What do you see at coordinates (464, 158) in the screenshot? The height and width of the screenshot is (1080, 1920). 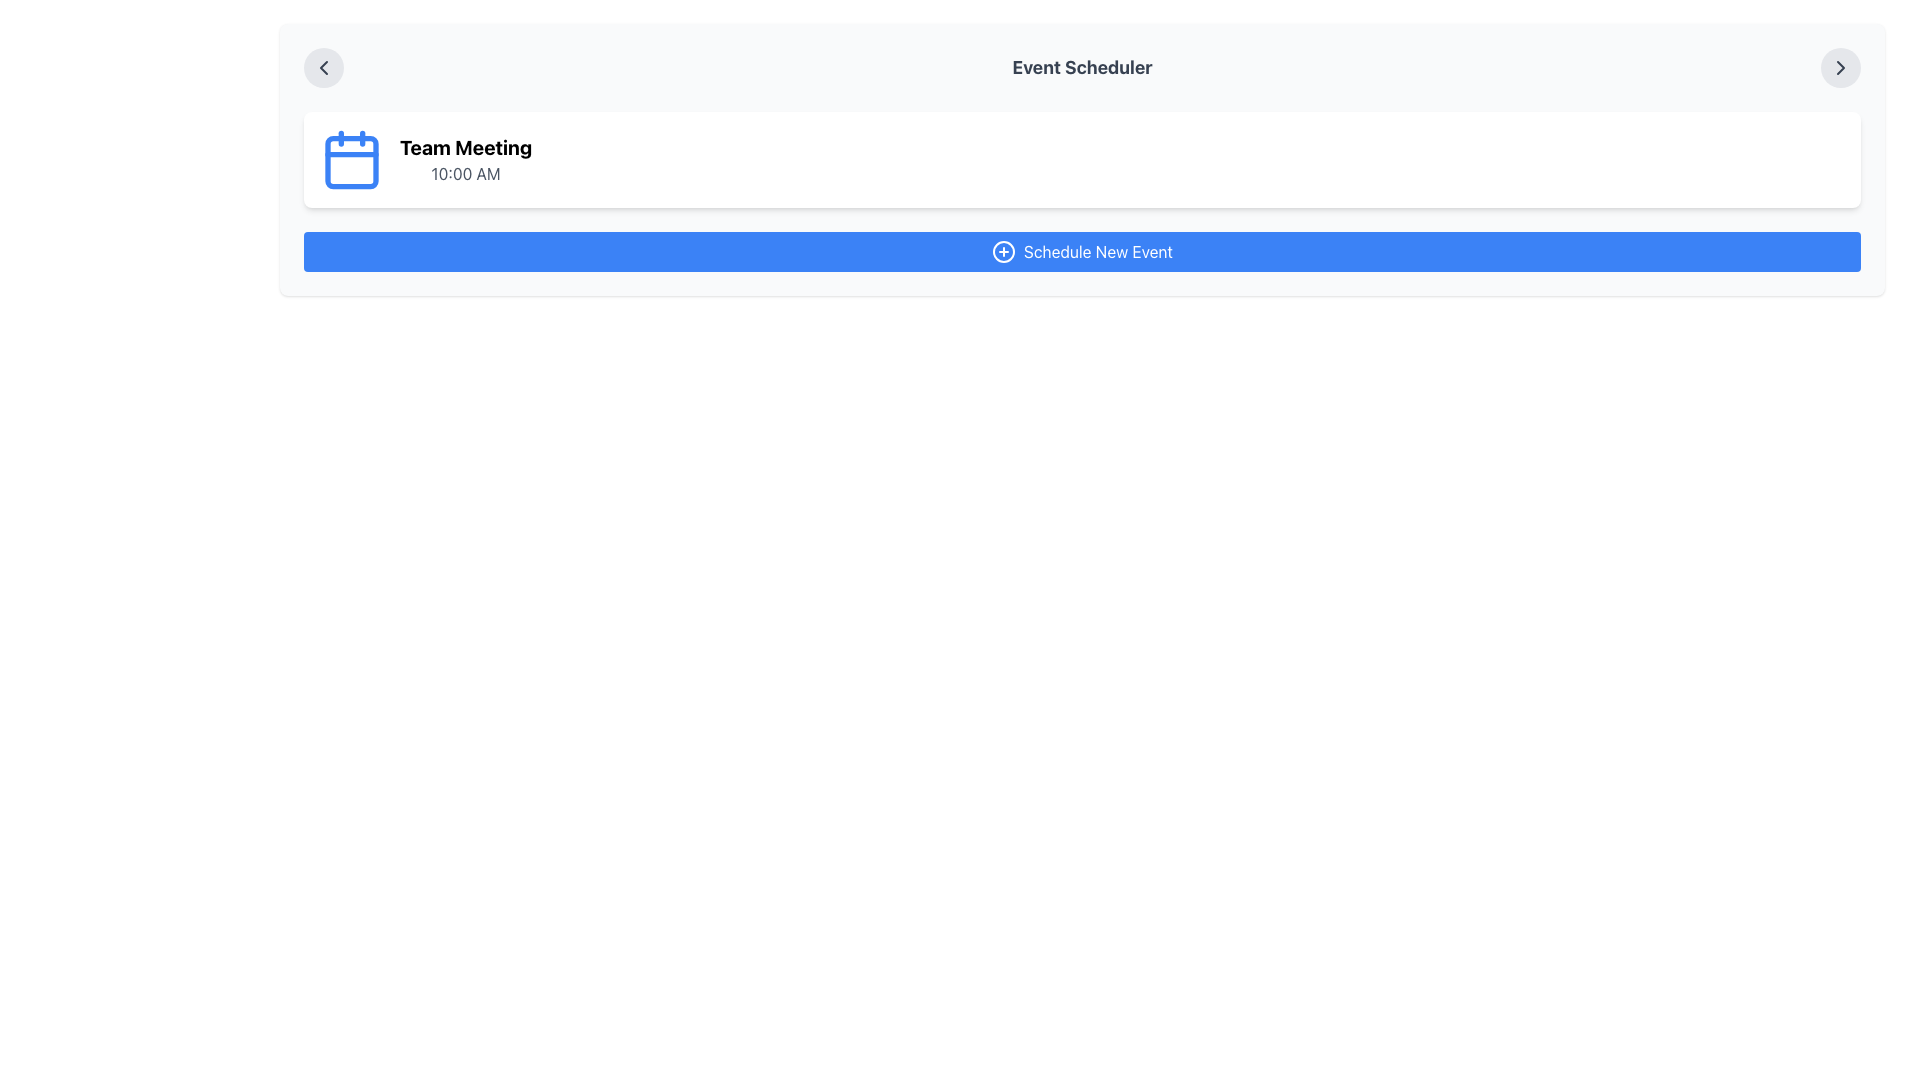 I see `the Text Display element that shows 'Team Meeting' and '10:00 AM', which is located to the right of a blue calendar icon within a card layout` at bounding box center [464, 158].